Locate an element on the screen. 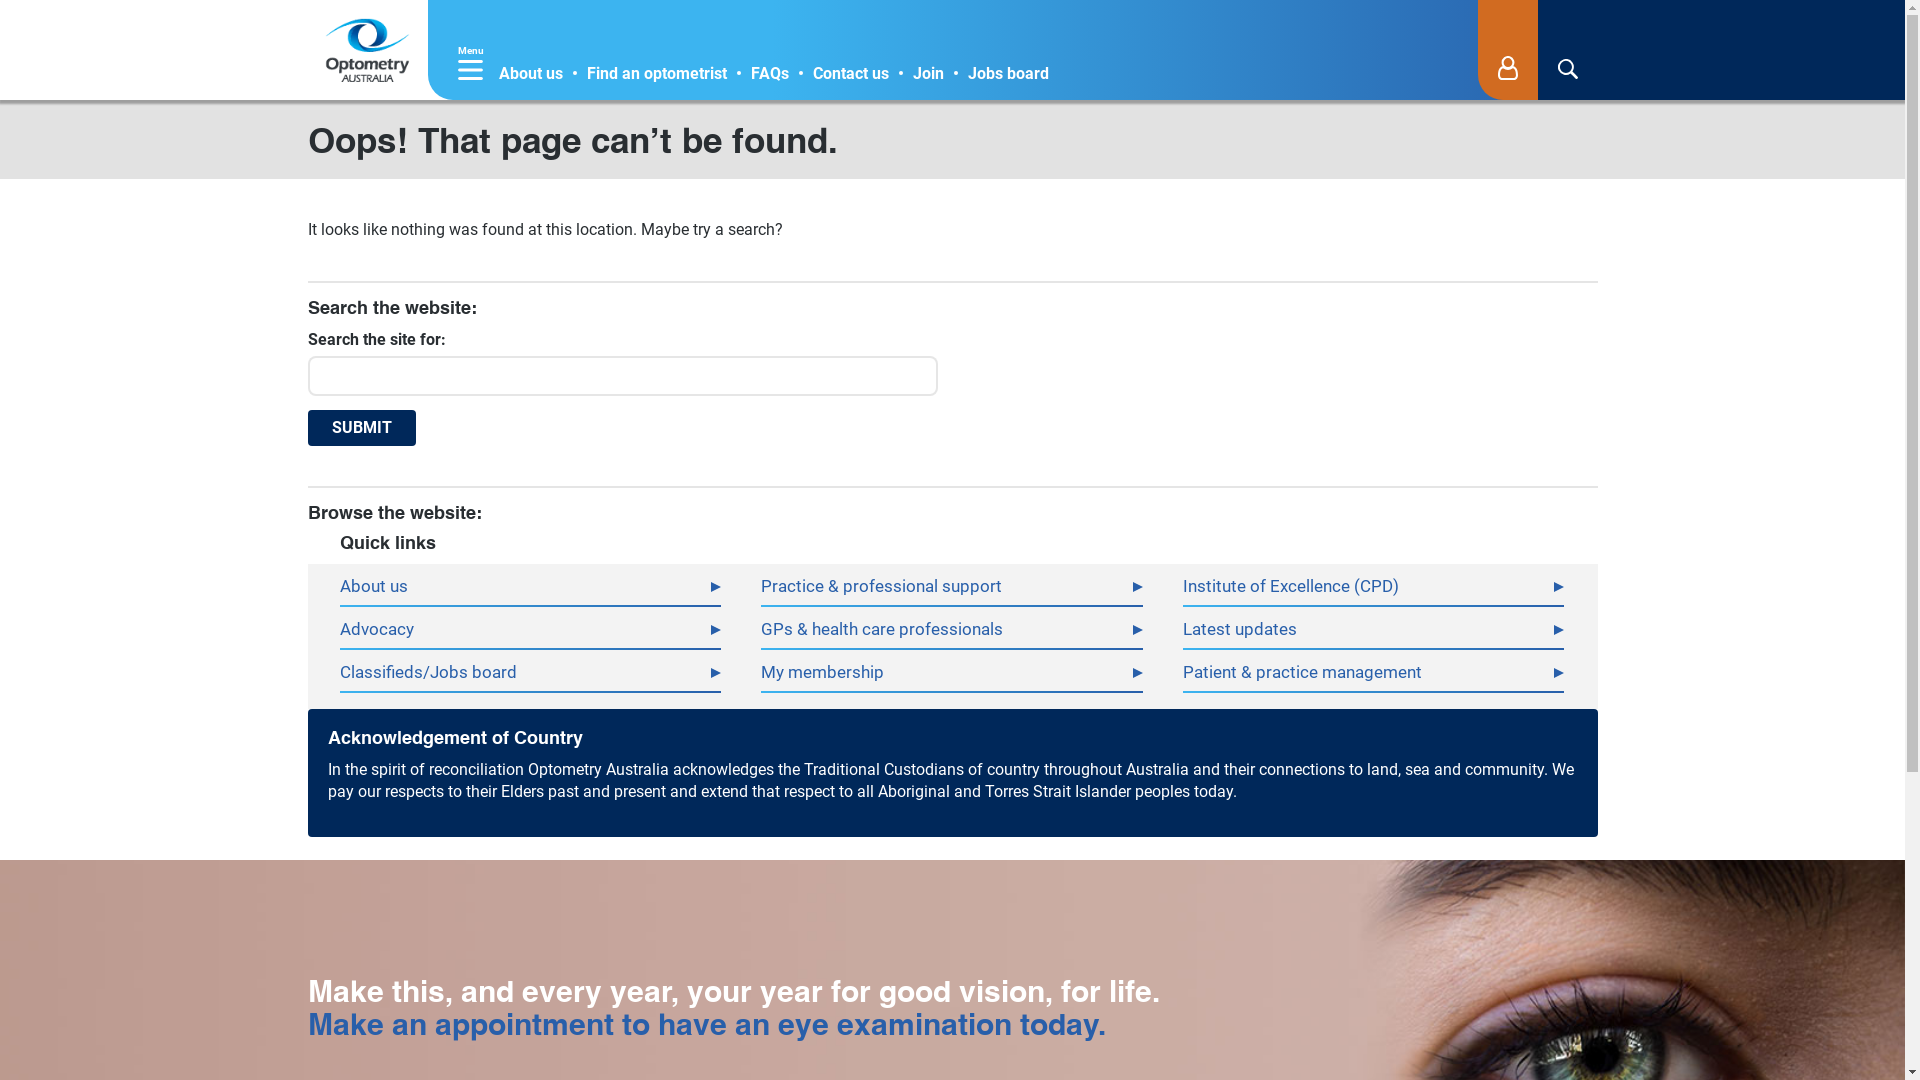 The image size is (1920, 1080). 'Jobs board' is located at coordinates (1008, 72).